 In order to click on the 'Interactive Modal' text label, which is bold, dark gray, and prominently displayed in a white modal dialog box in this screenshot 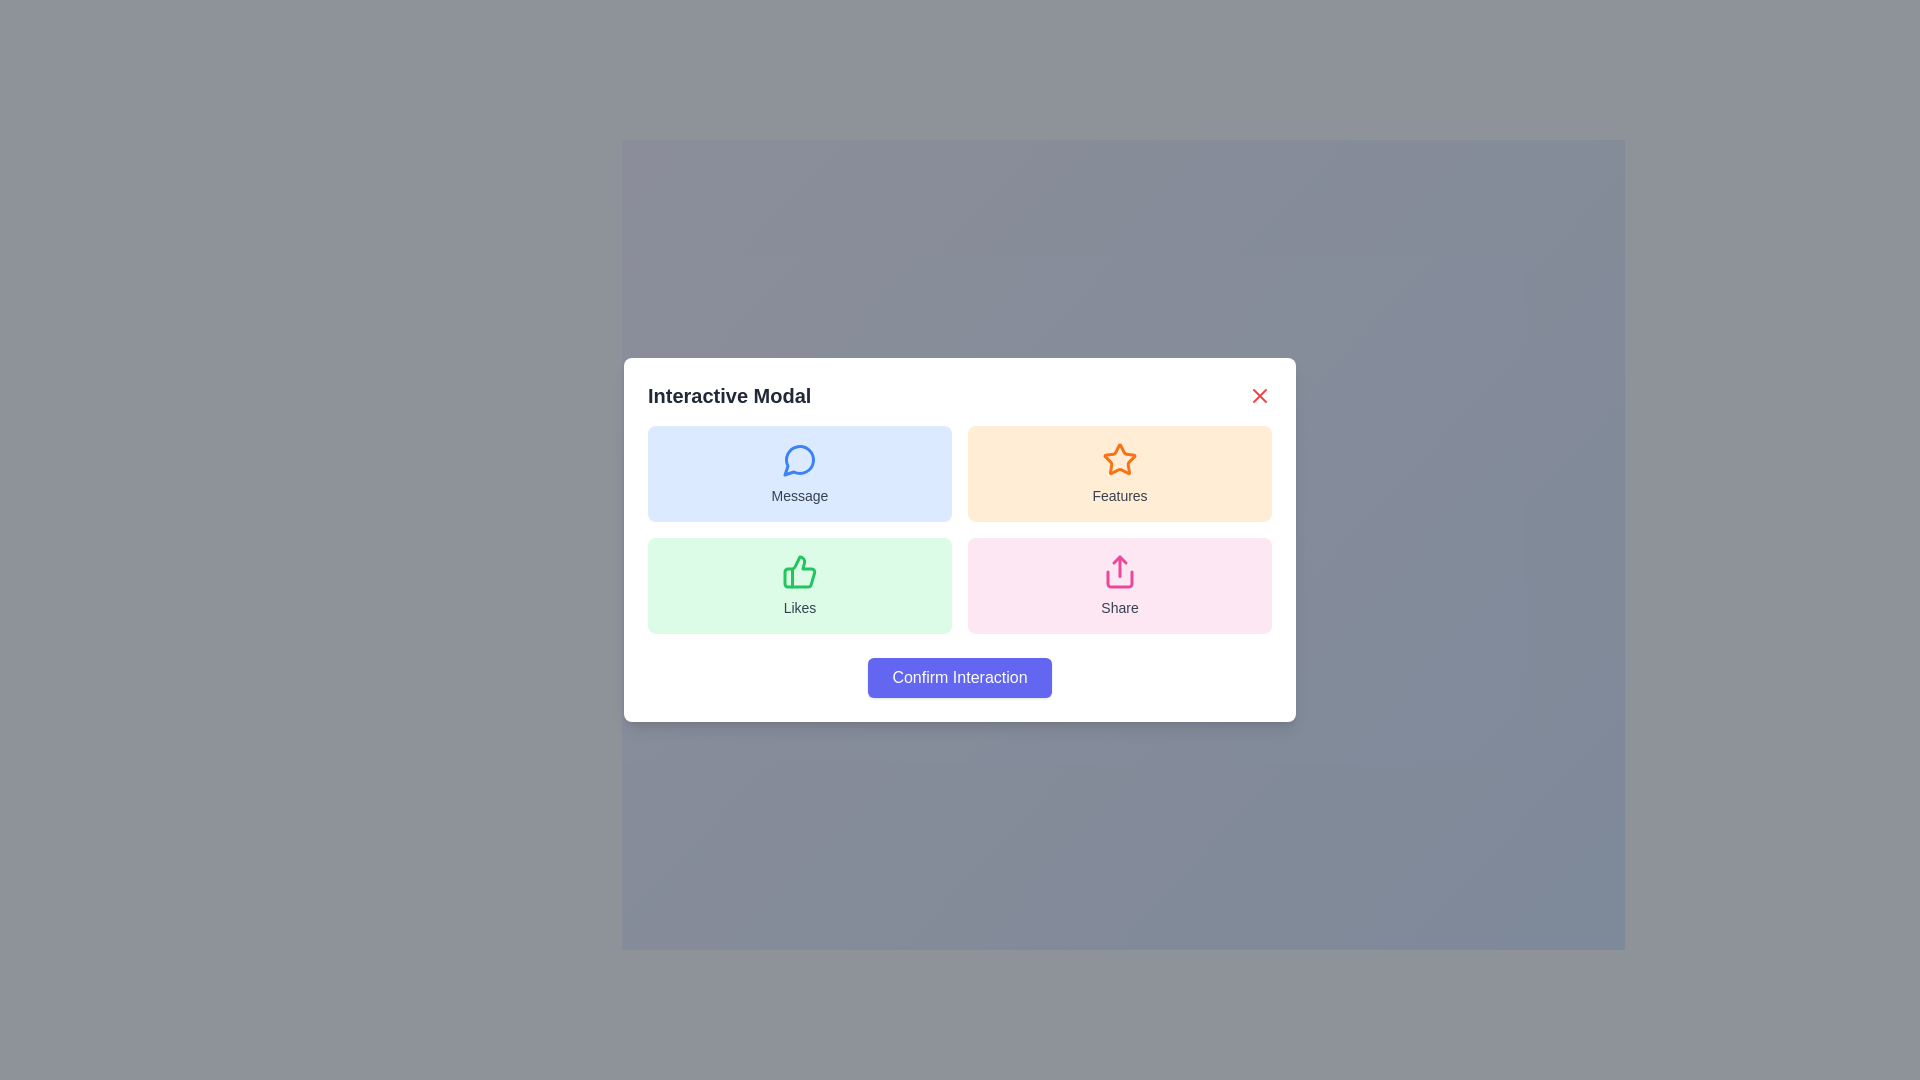, I will do `click(728, 396)`.